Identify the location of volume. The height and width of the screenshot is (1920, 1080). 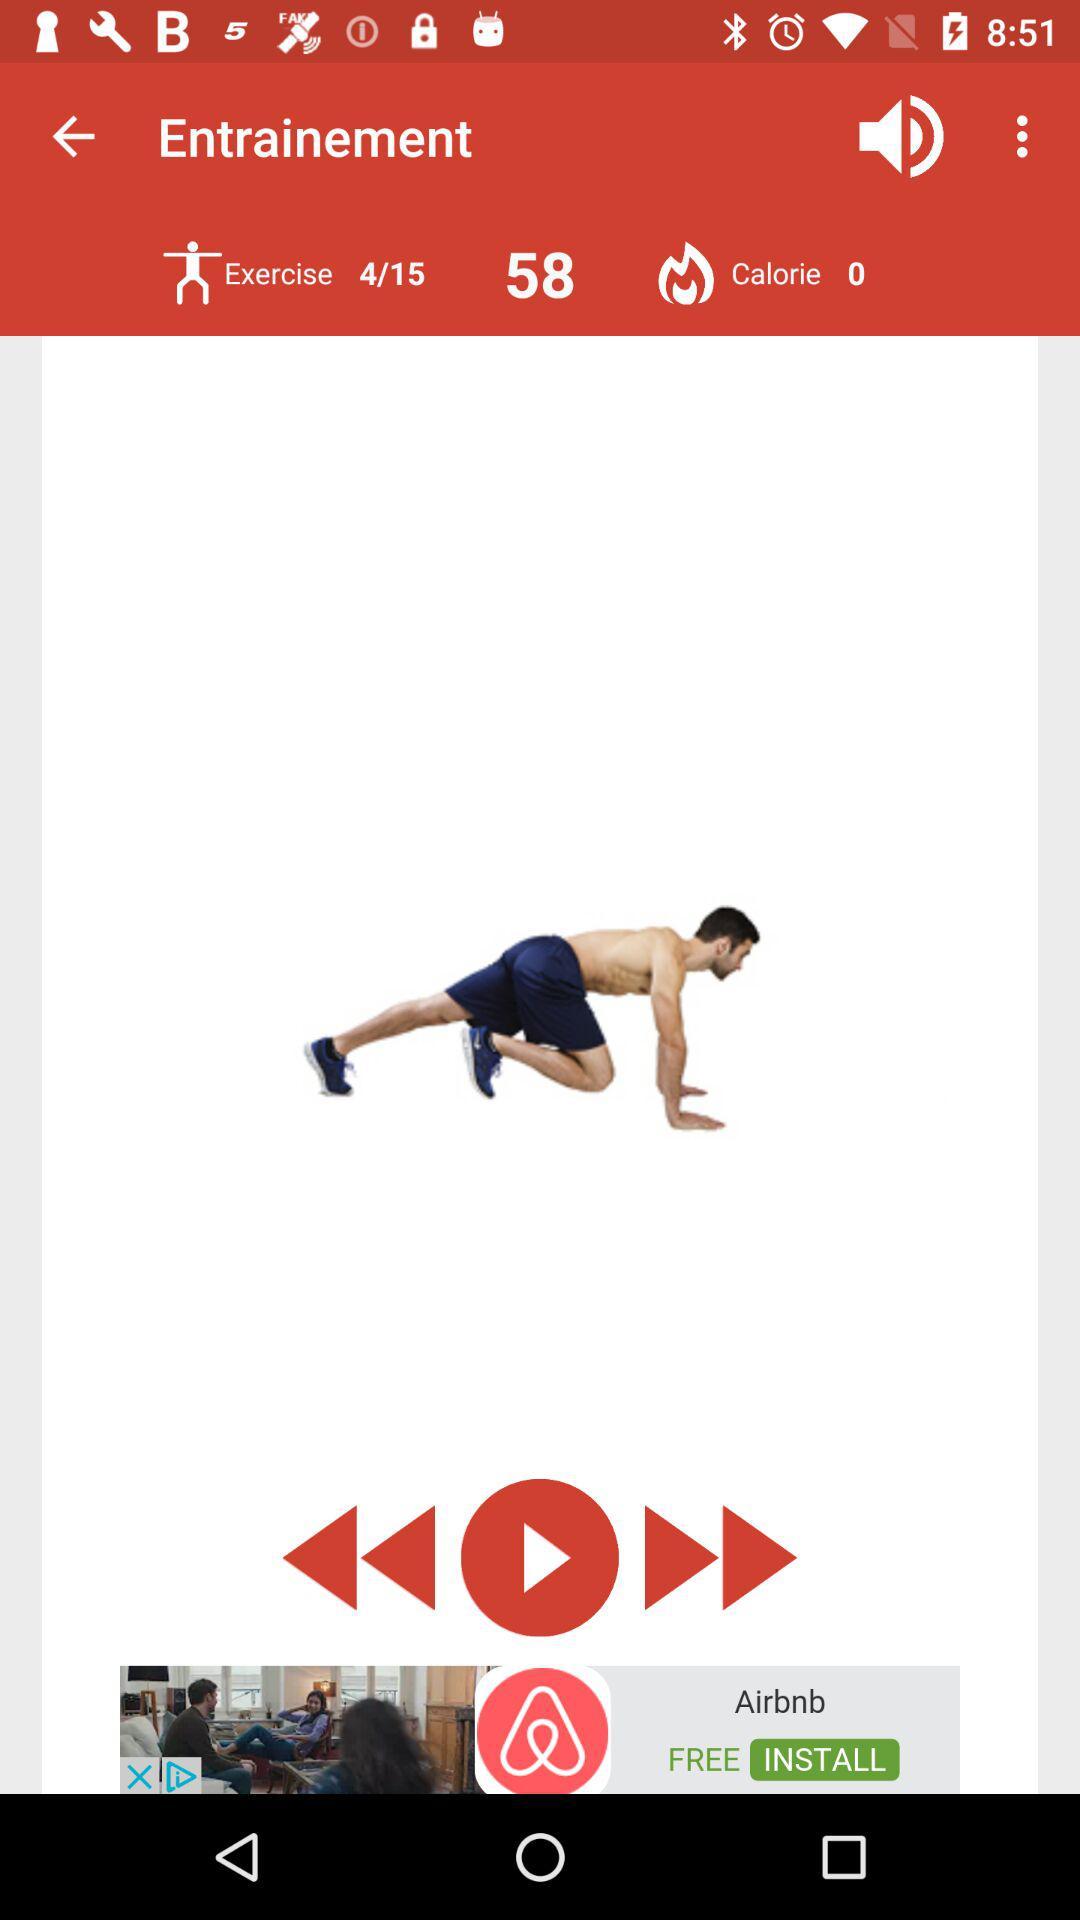
(901, 135).